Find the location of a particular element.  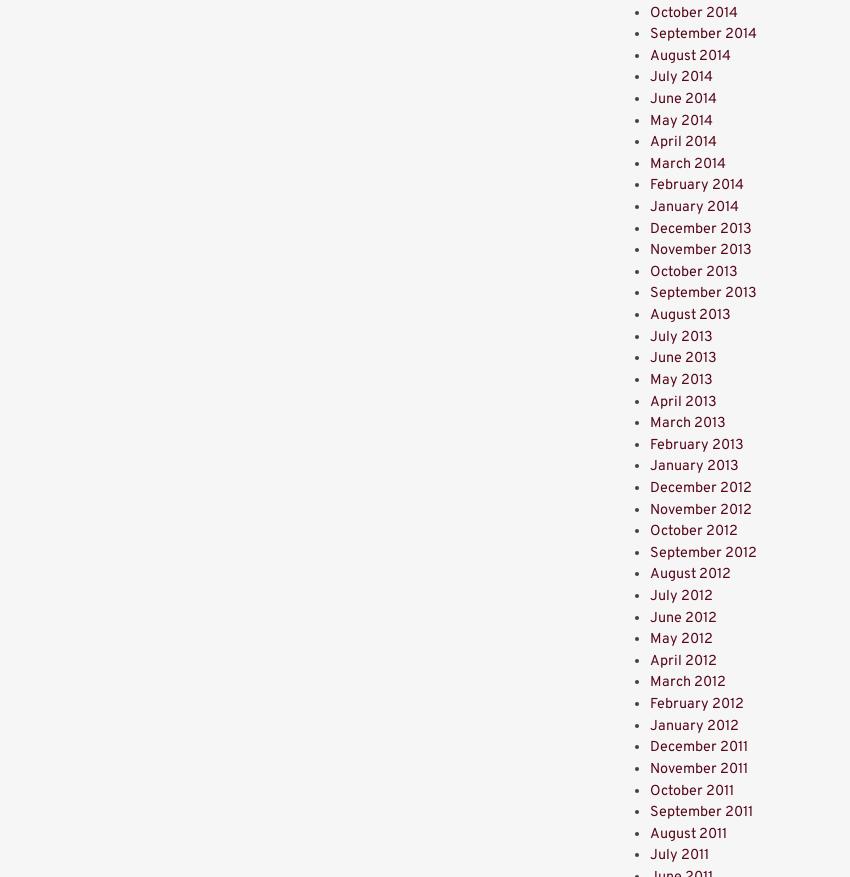

'October 2012' is located at coordinates (649, 530).